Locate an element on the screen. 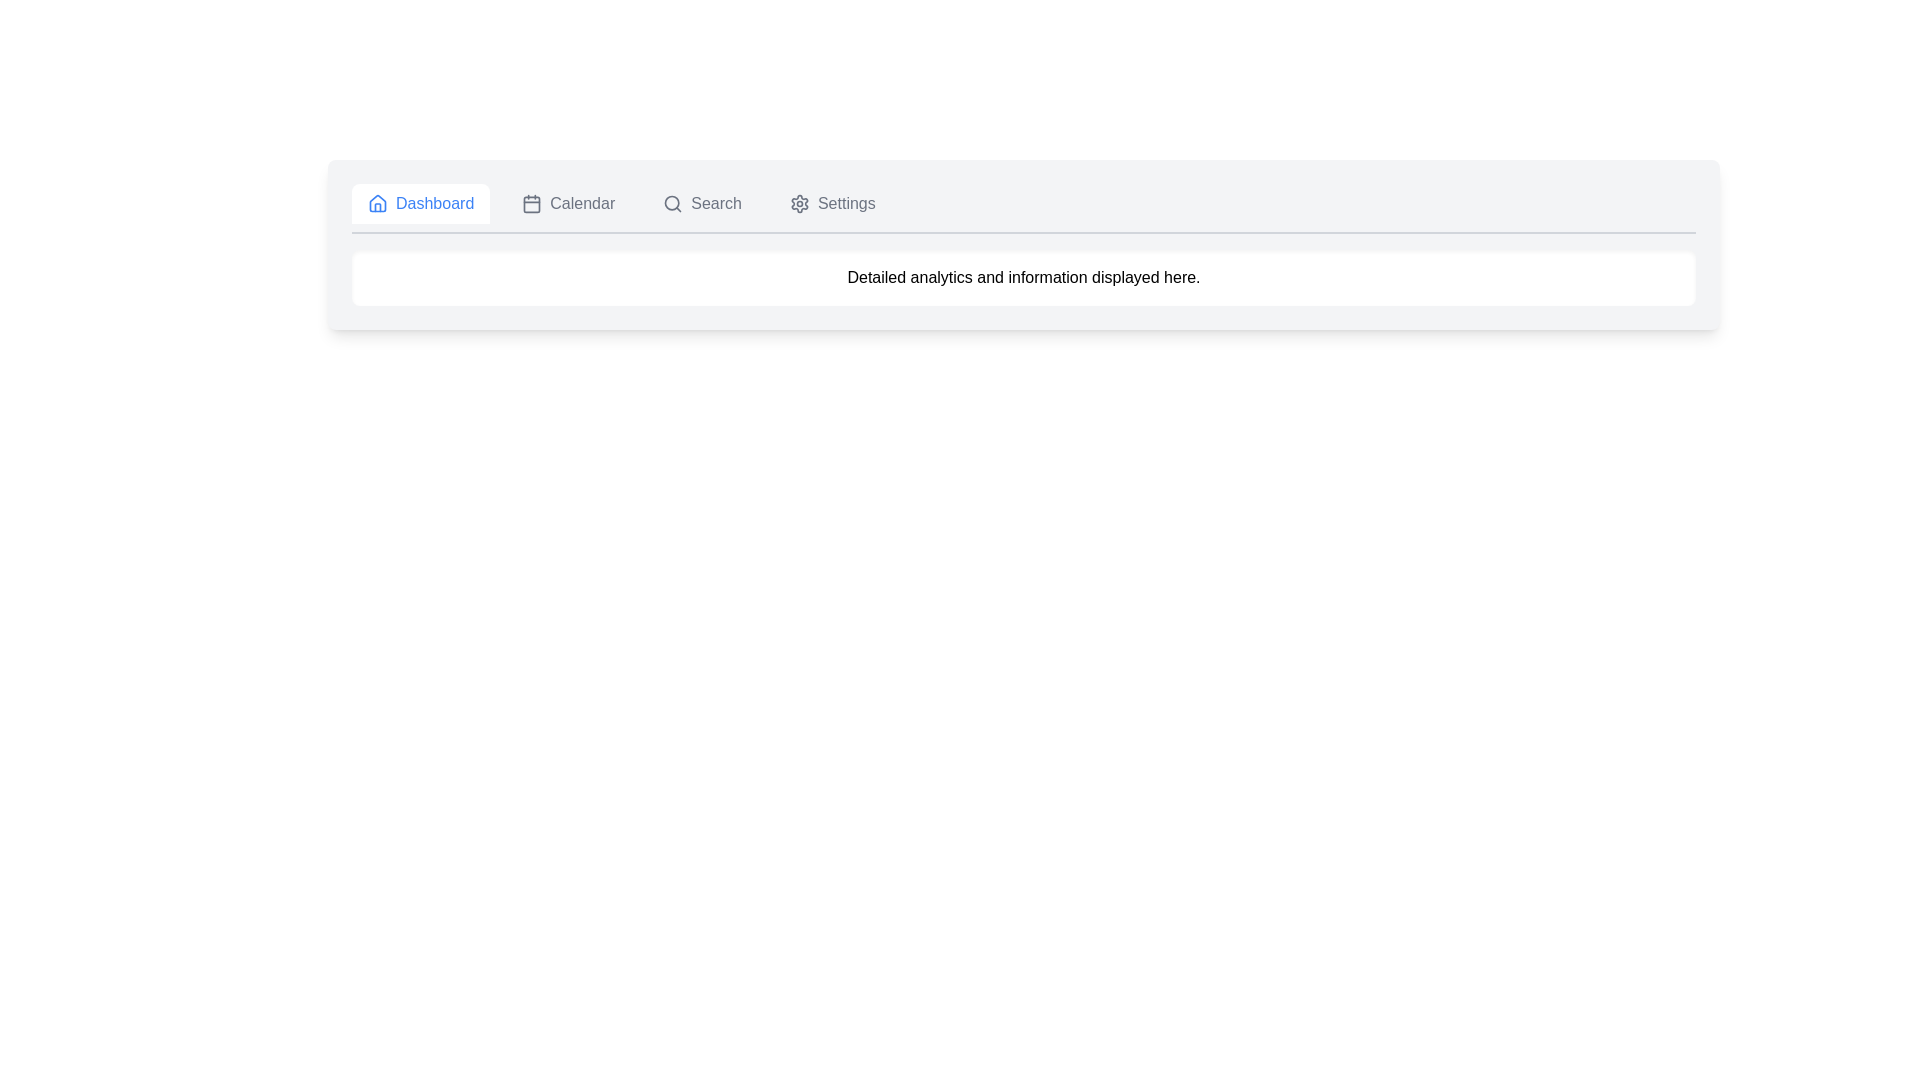 The image size is (1920, 1080). the navigational label in the first menu item of the top horizontal navigation bar is located at coordinates (434, 204).